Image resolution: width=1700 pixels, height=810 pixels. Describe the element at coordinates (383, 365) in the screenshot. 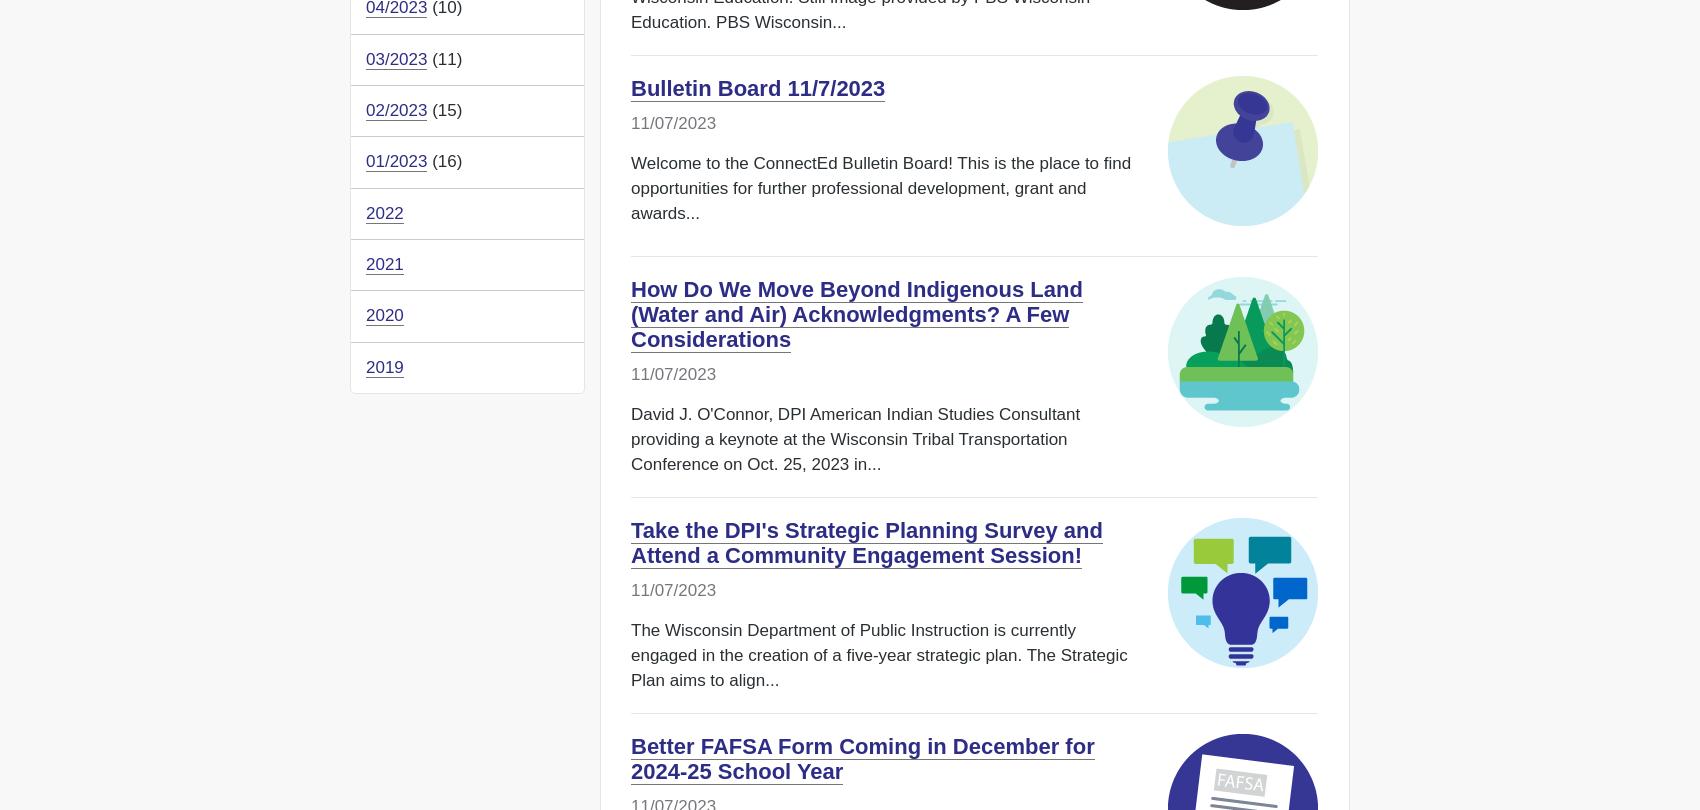

I see `'2019'` at that location.